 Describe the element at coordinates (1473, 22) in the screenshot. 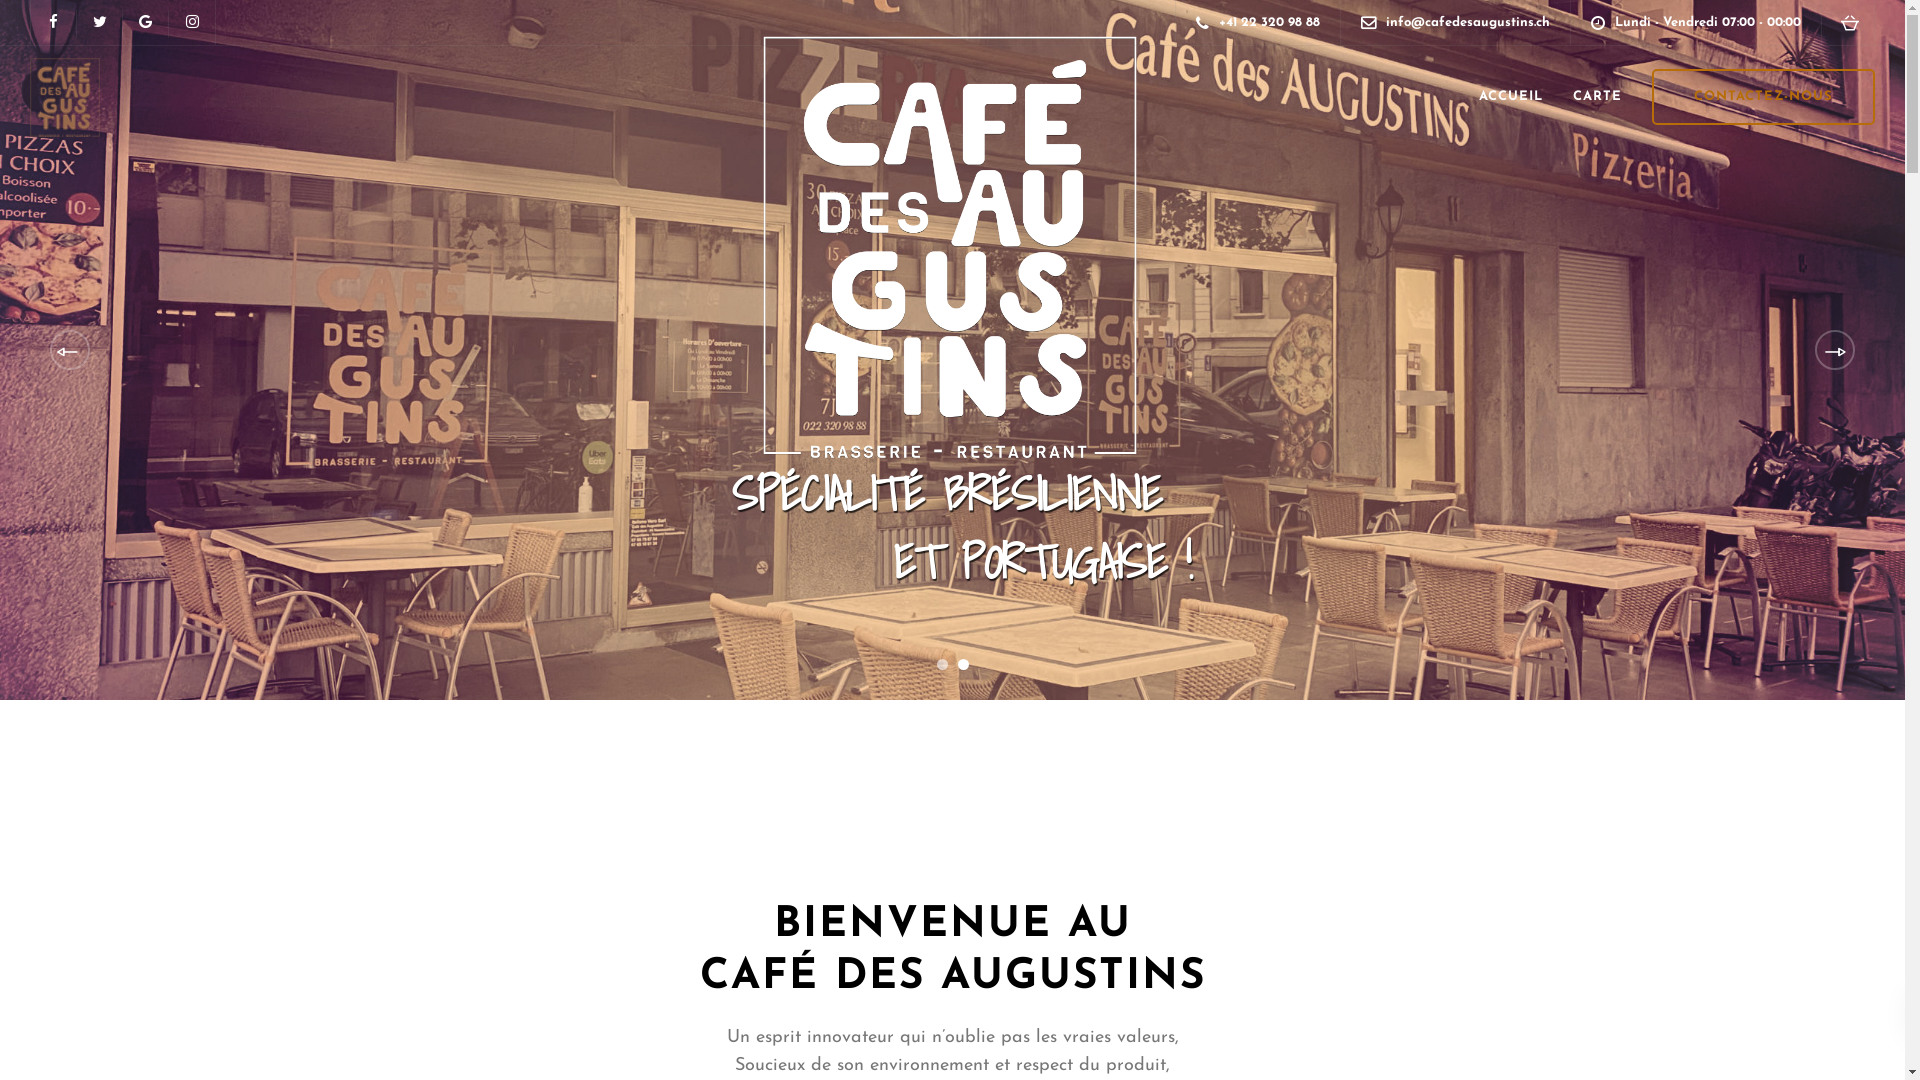

I see `'info@cafedesaugustins.ch'` at that location.